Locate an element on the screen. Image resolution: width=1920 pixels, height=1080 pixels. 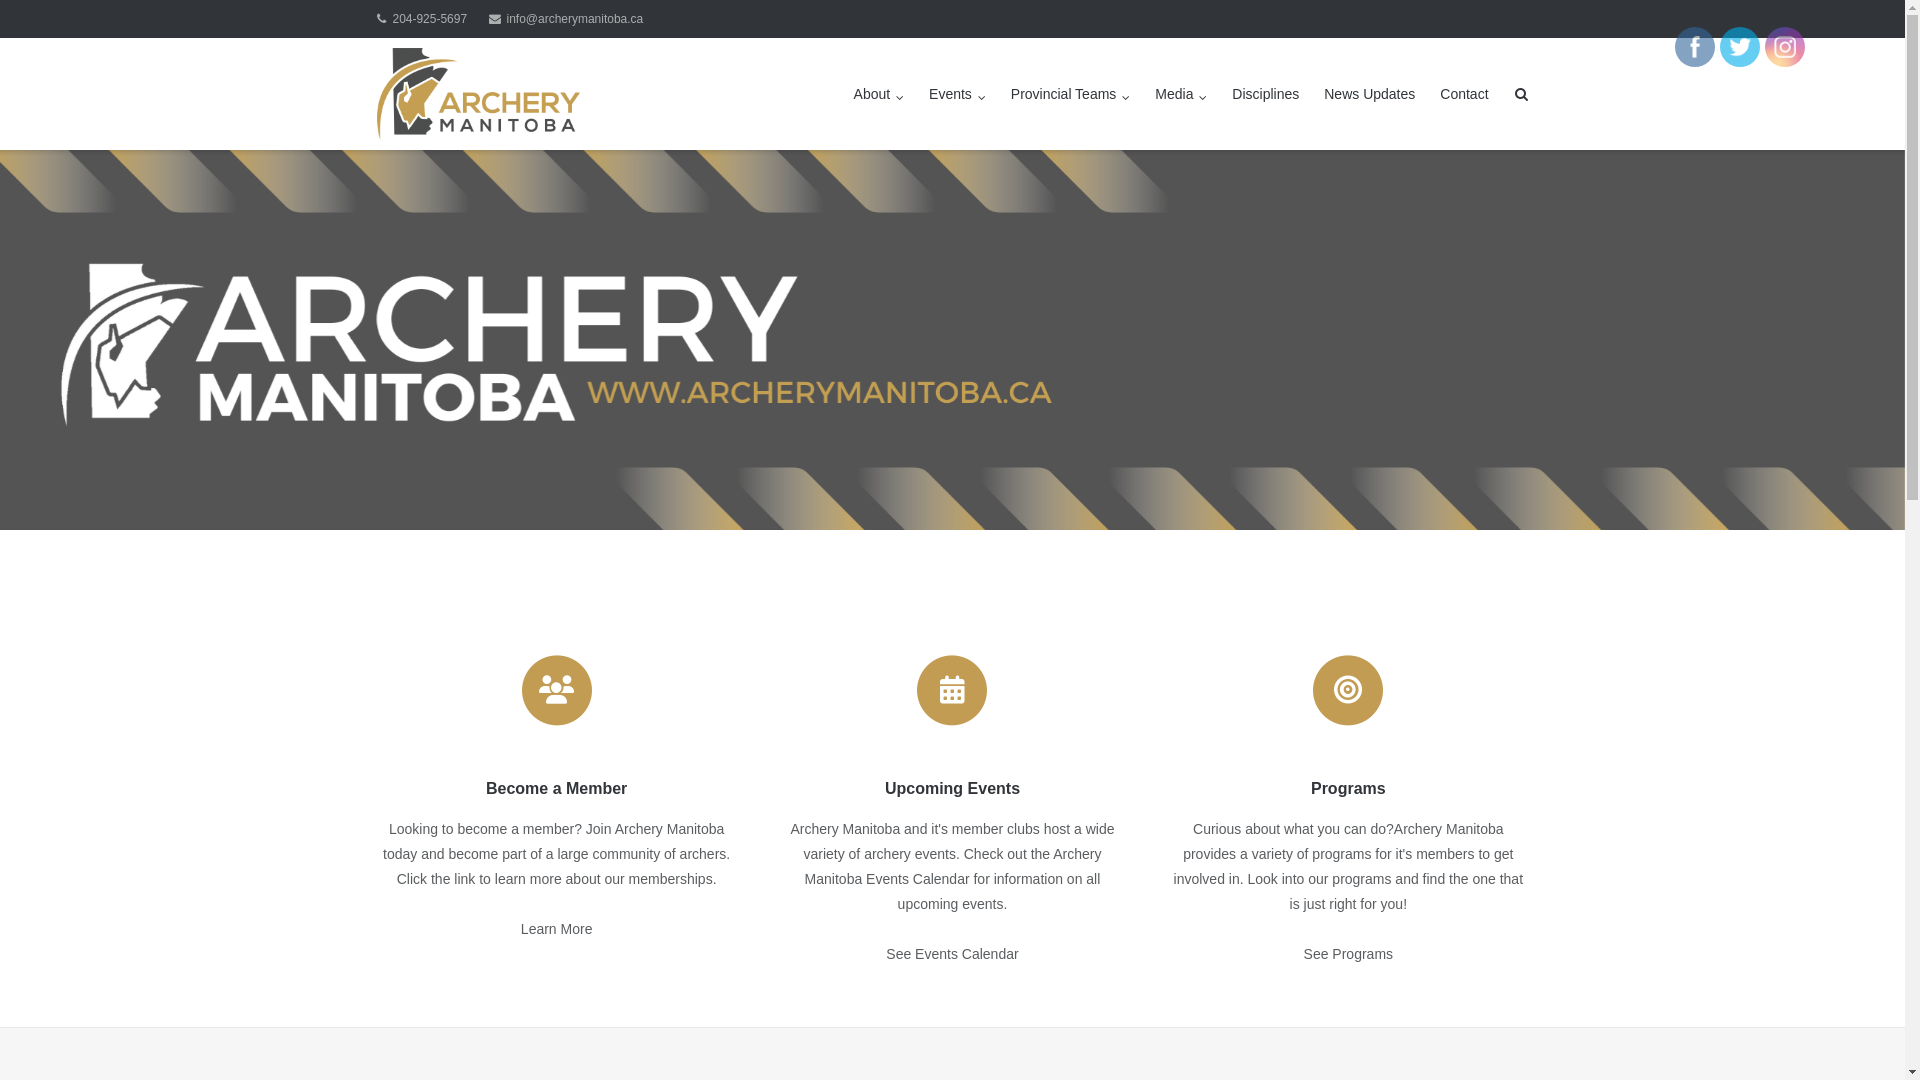
'Facebook' is located at coordinates (1693, 45).